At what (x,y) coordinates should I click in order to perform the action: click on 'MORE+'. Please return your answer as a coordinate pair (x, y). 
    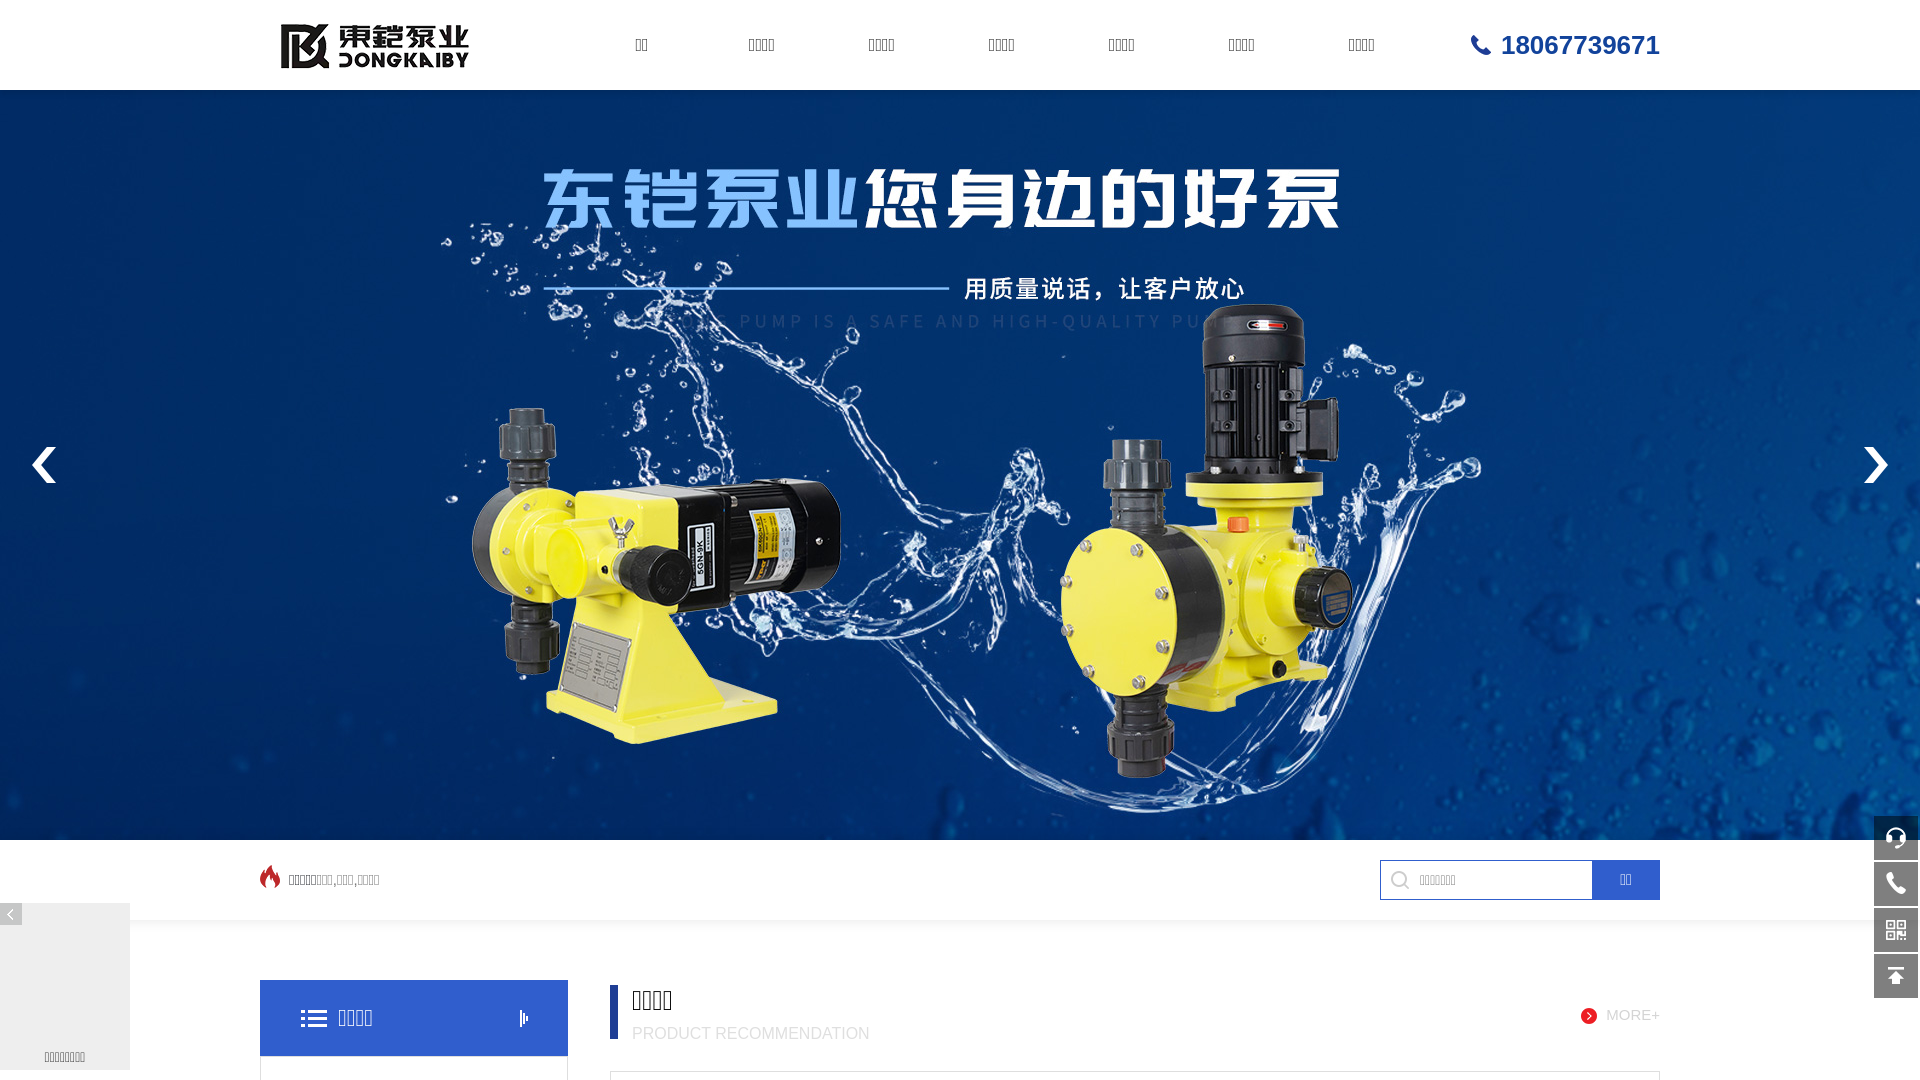
    Looking at the image, I should click on (1620, 1015).